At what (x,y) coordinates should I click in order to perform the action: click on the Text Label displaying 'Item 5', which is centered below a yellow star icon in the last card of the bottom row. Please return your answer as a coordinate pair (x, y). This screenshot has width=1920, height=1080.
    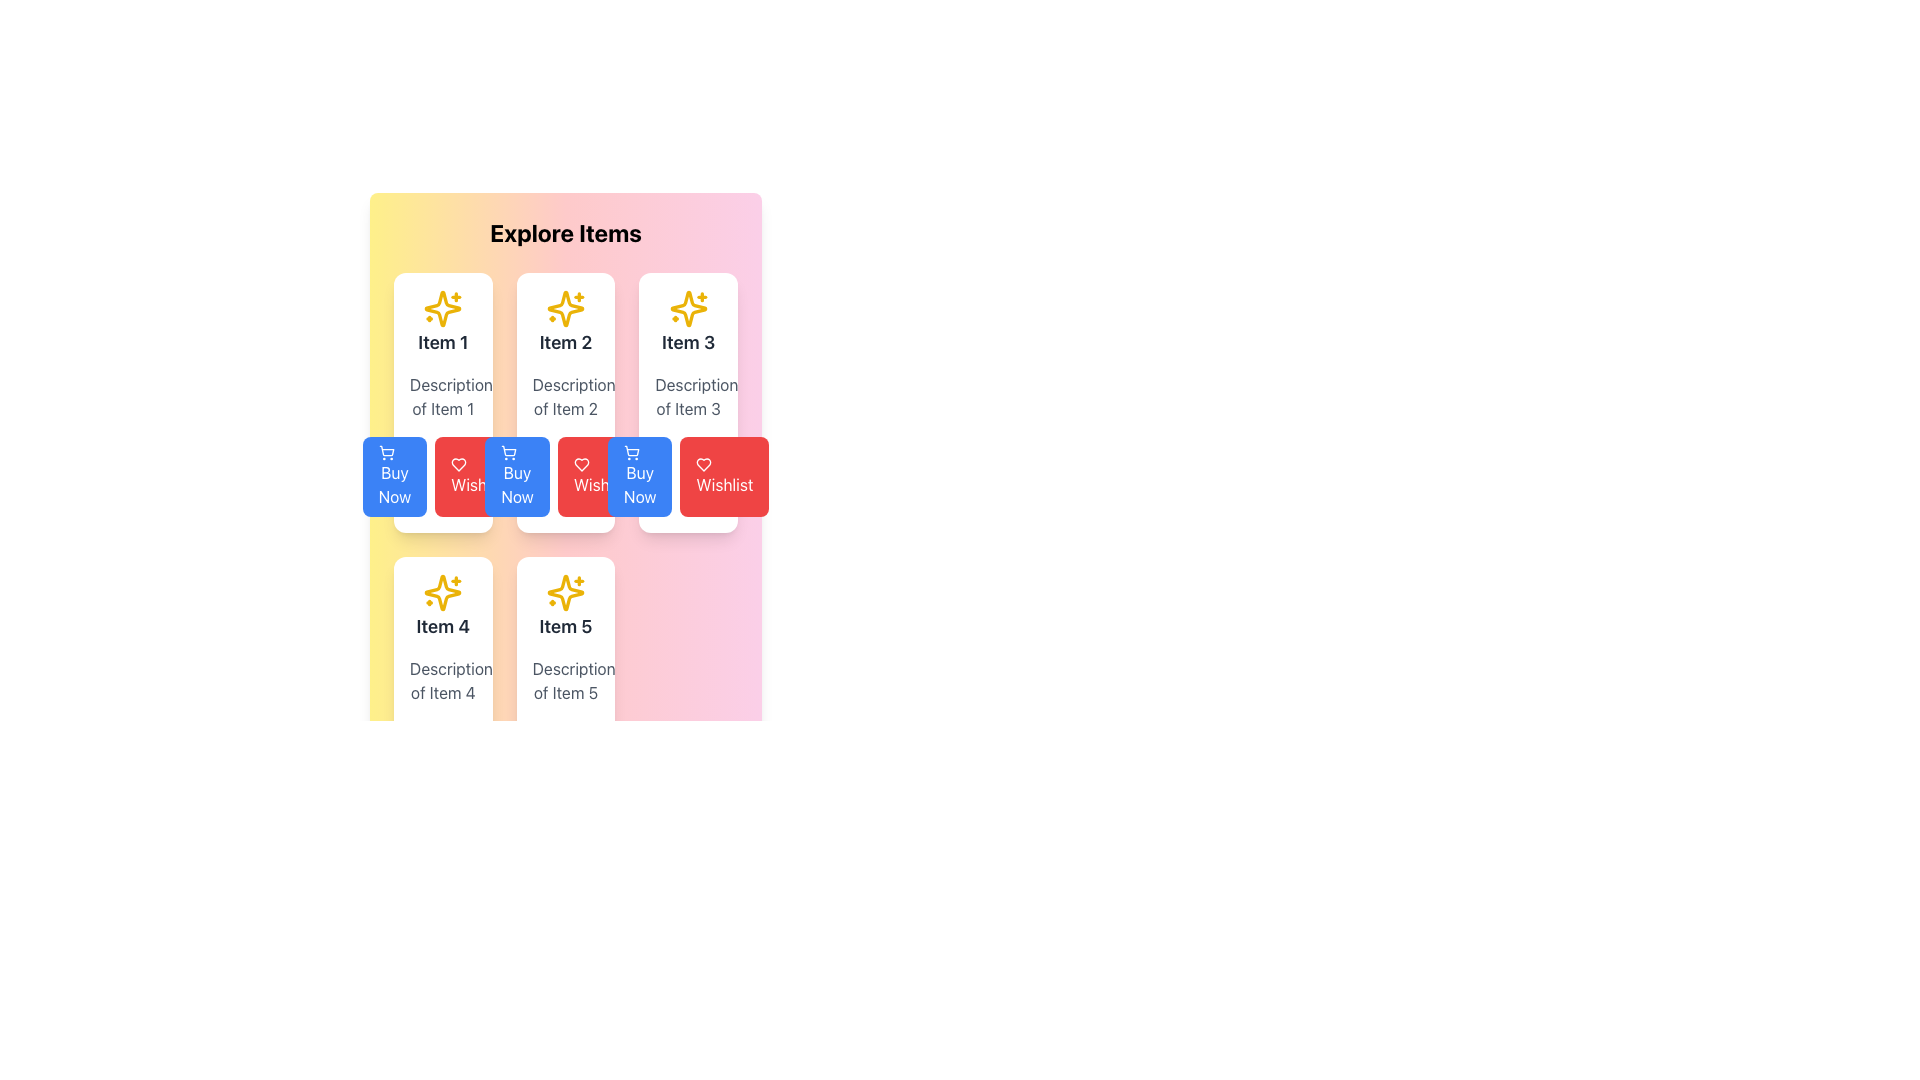
    Looking at the image, I should click on (565, 605).